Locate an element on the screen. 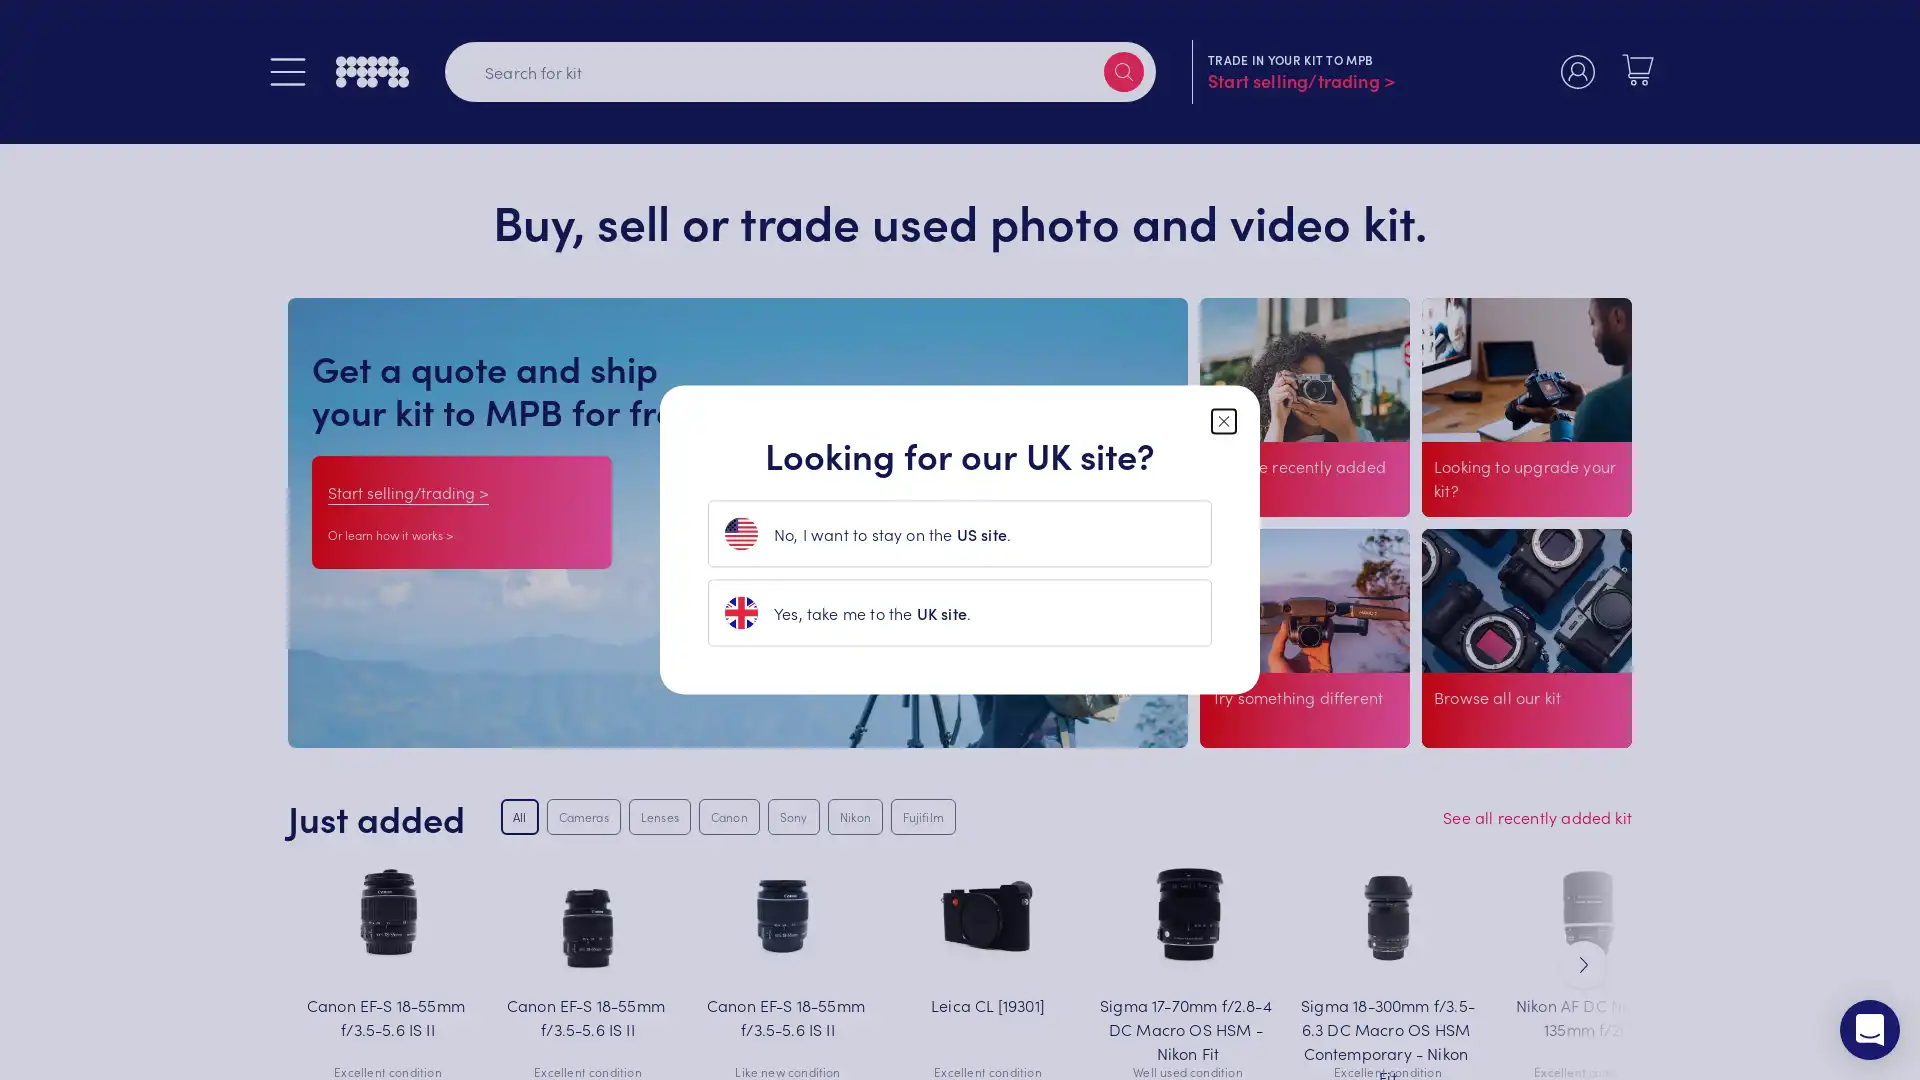 The width and height of the screenshot is (1920, 1080). Open Intercom Messenger is located at coordinates (1869, 1029).